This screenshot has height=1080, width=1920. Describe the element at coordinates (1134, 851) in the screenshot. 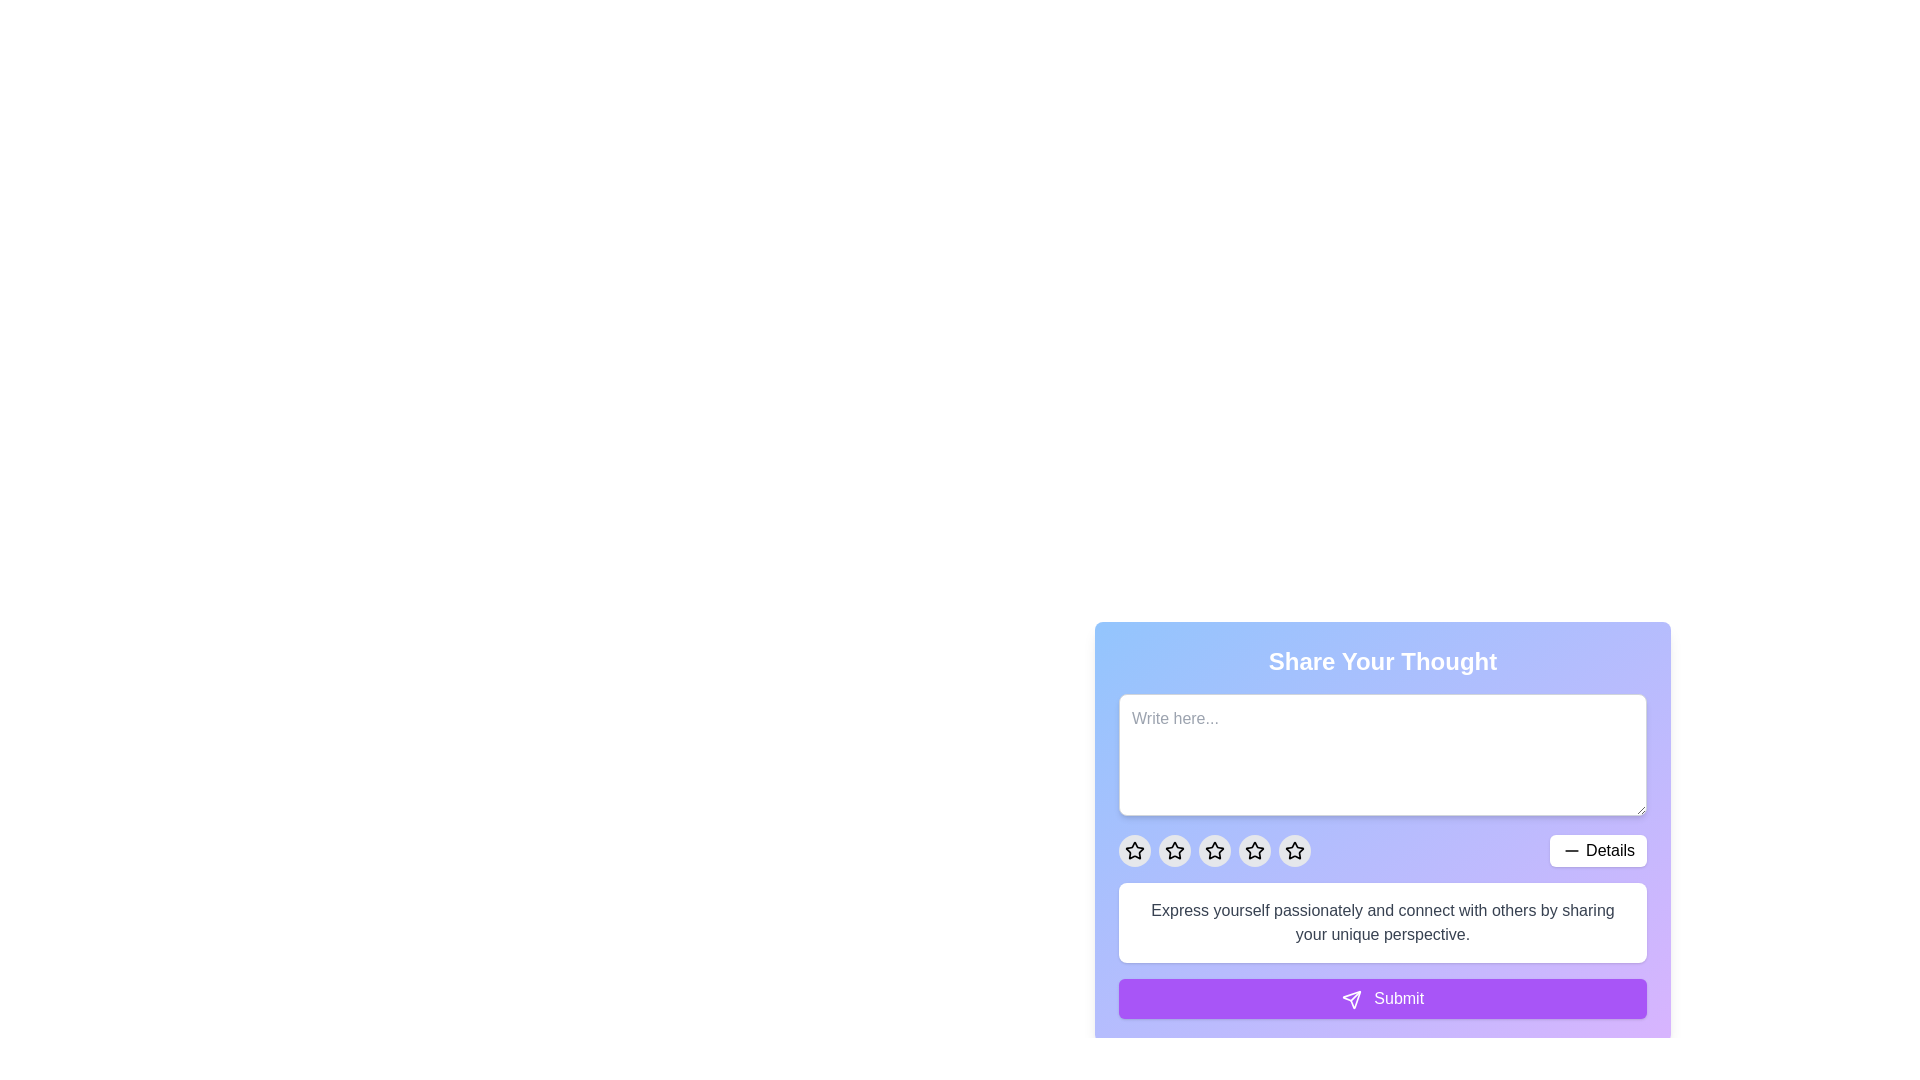

I see `the first star rating button located below the 'Write here...' text input field` at that location.